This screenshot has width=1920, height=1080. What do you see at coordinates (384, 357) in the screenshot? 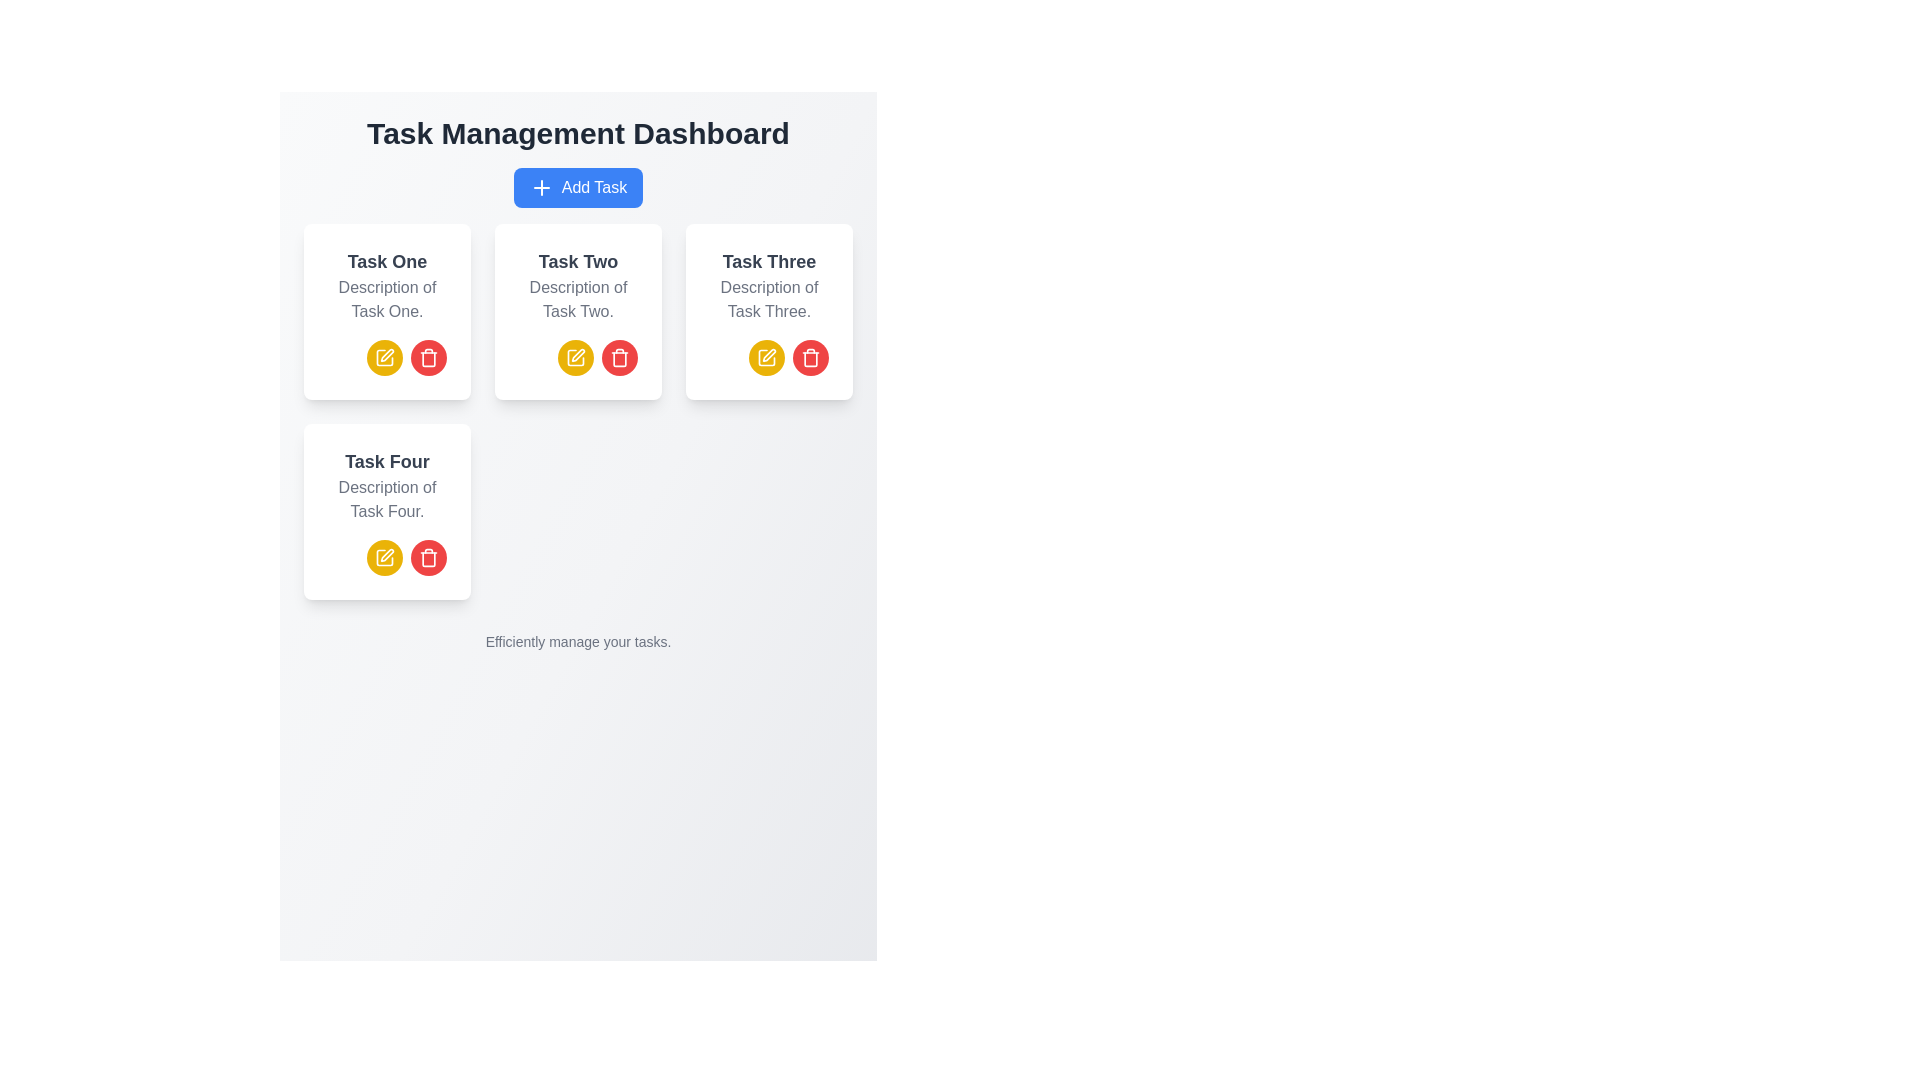
I see `the circular yellow button with a white pen icon, located in the 'Task One' task card on the left side of the action buttons group, to observe the color change indicating interactivity` at bounding box center [384, 357].